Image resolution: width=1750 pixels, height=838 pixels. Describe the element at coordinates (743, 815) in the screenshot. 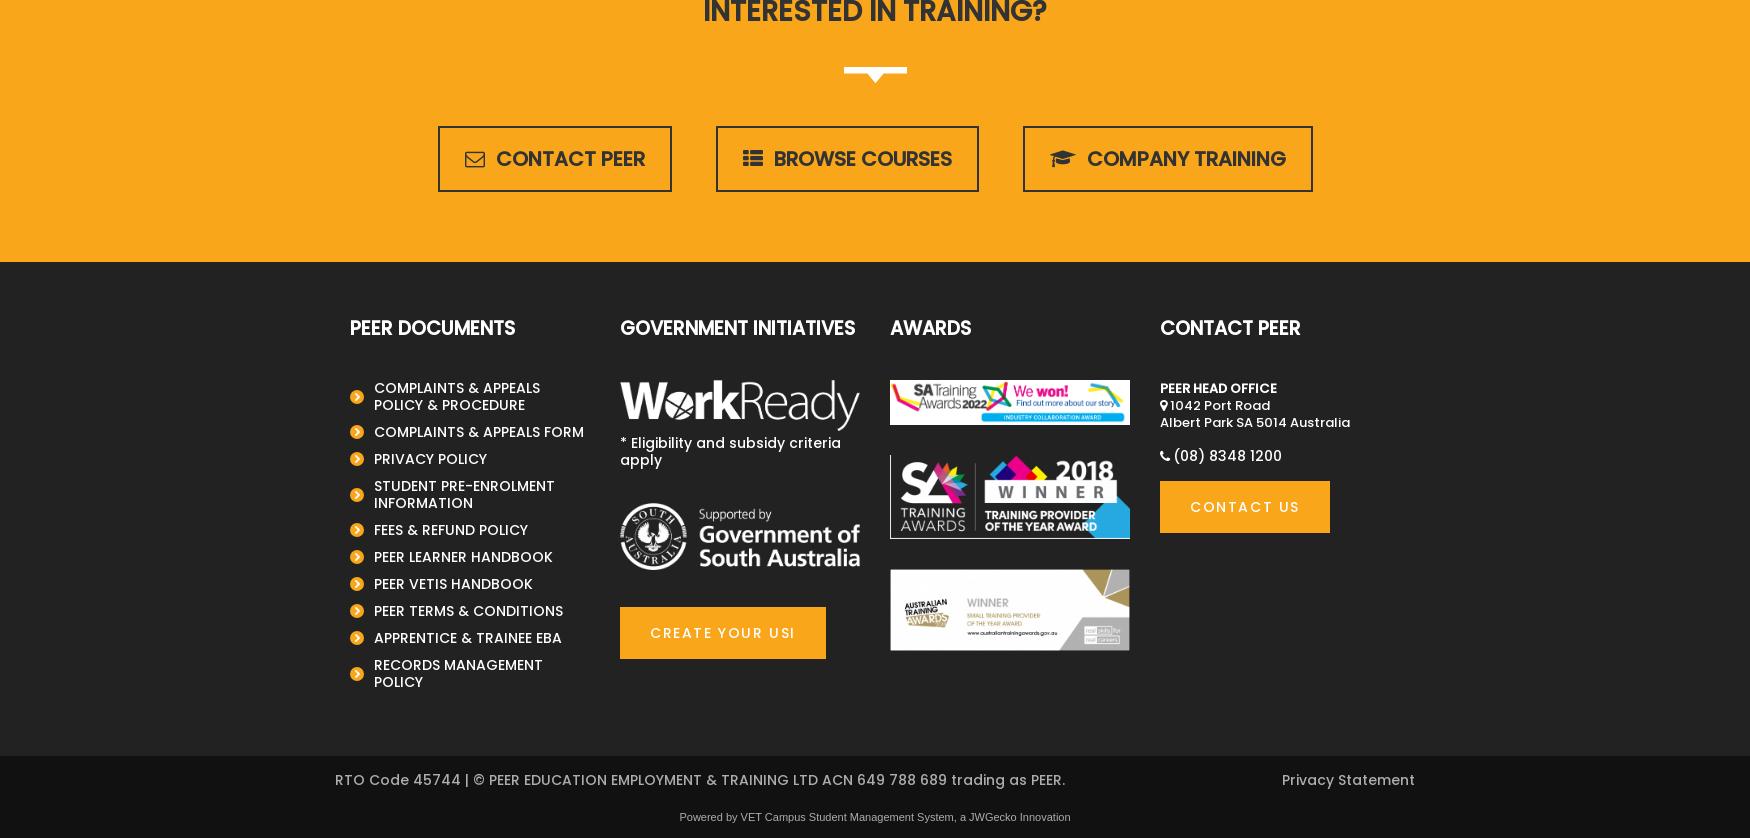

I see `'Powered by VET Campus'` at that location.